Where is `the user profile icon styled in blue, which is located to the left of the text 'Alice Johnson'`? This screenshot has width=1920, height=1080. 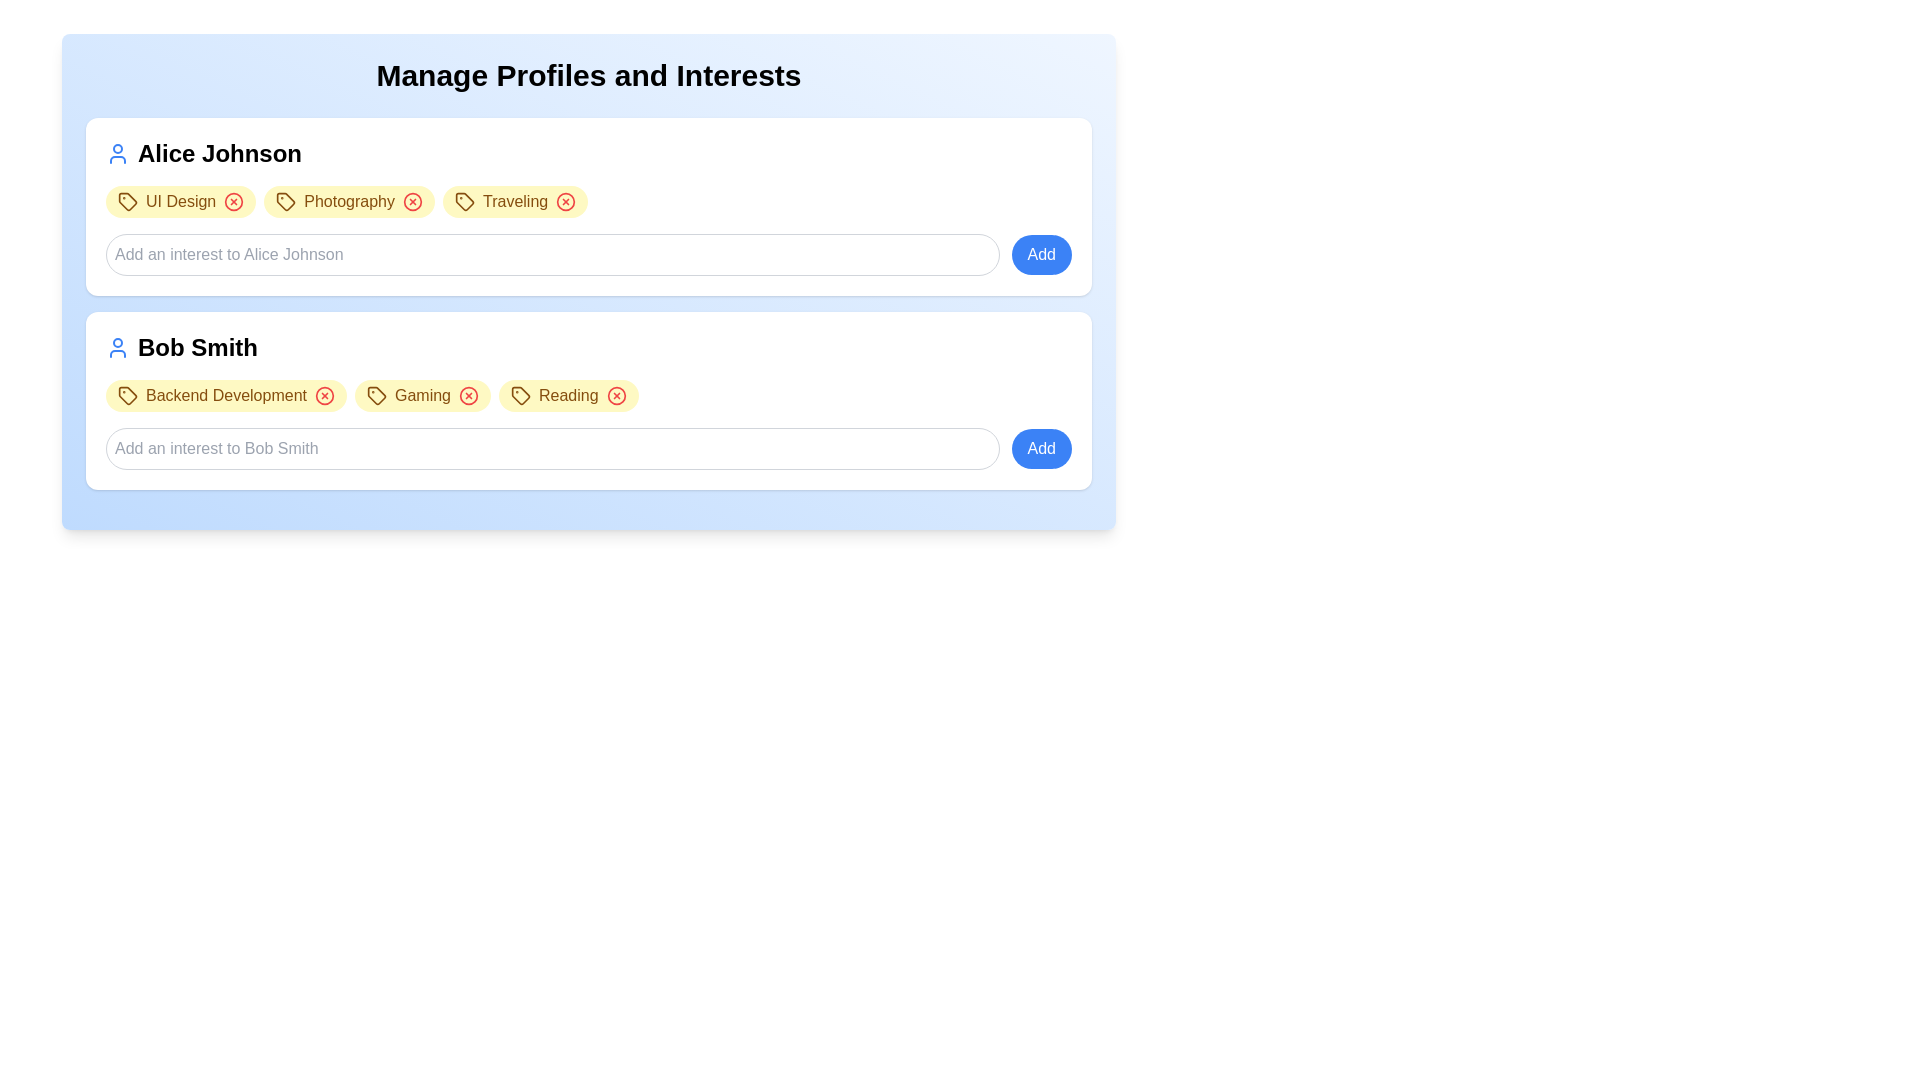 the user profile icon styled in blue, which is located to the left of the text 'Alice Johnson' is located at coordinates (117, 153).